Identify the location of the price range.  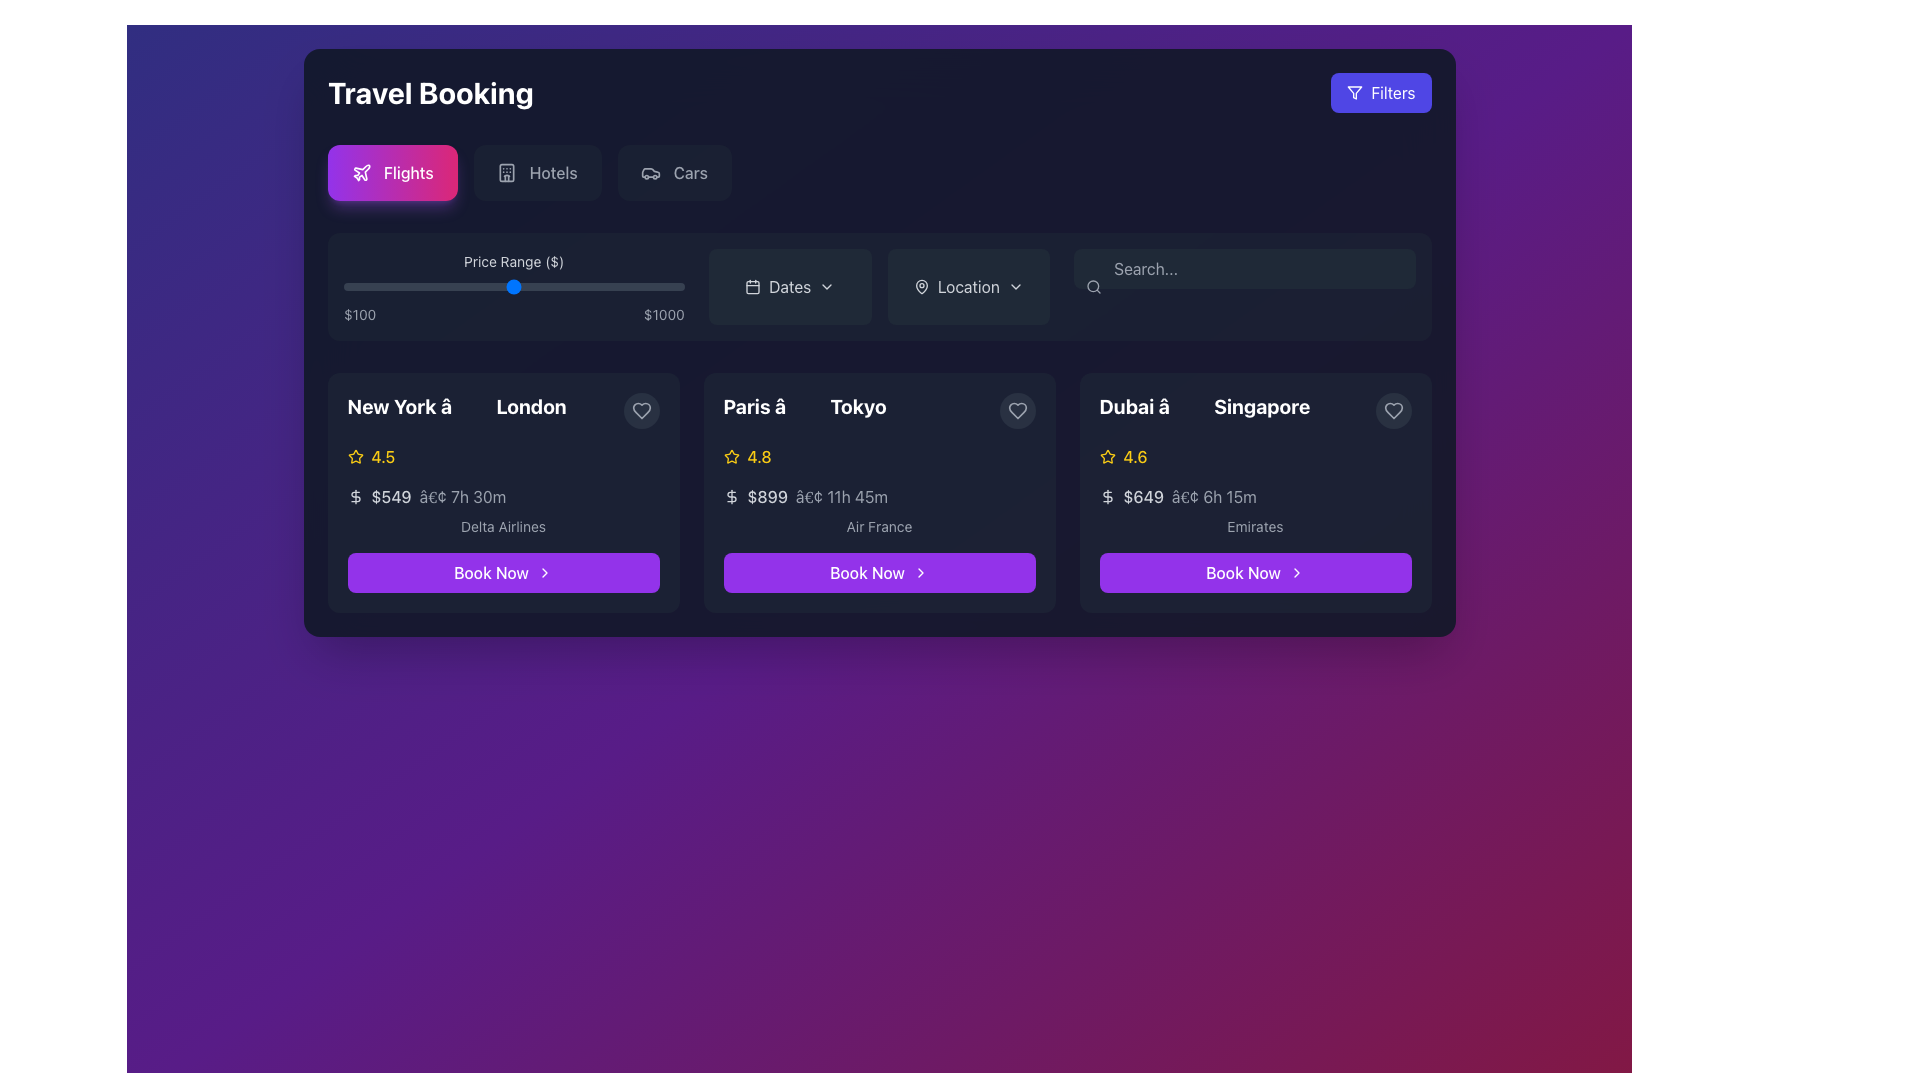
(591, 286).